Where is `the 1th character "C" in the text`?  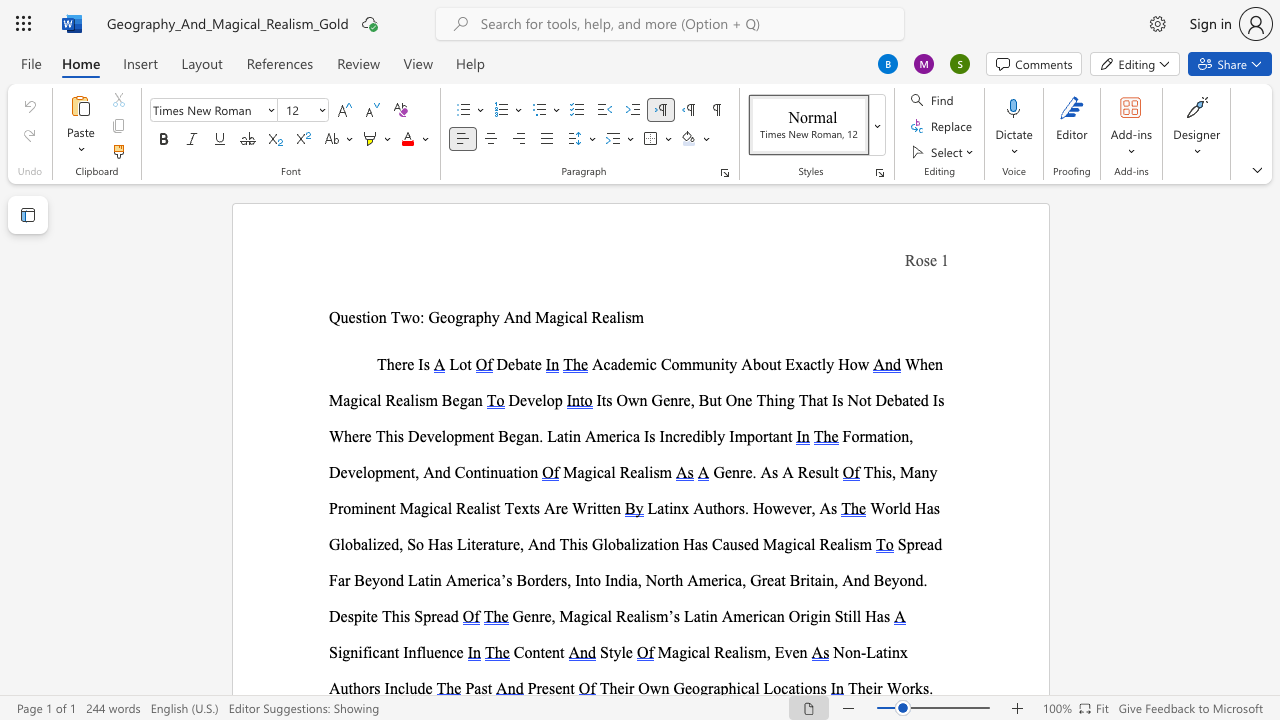 the 1th character "C" in the text is located at coordinates (666, 364).